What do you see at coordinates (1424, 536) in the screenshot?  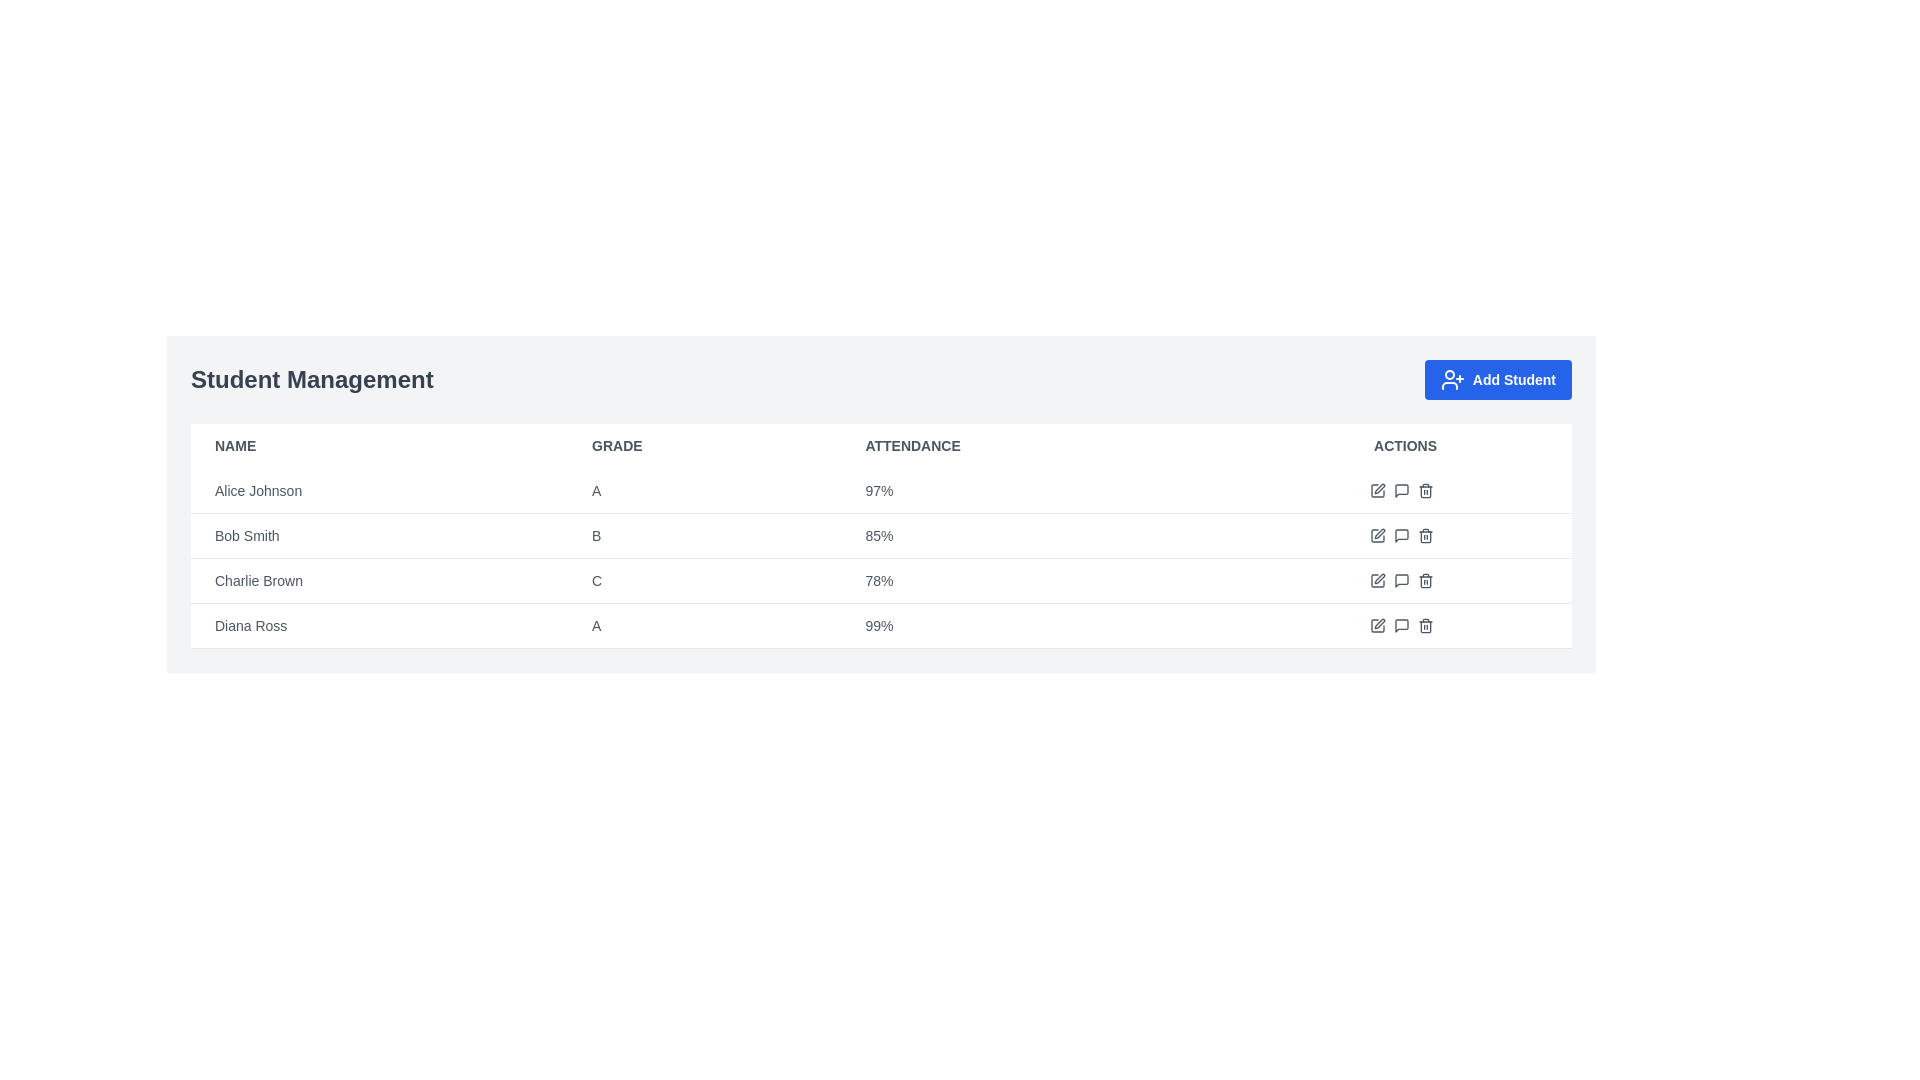 I see `the cylindrical body of the trash can icon, which is part of the 'Actions' column for 'Bob Smith'` at bounding box center [1424, 536].